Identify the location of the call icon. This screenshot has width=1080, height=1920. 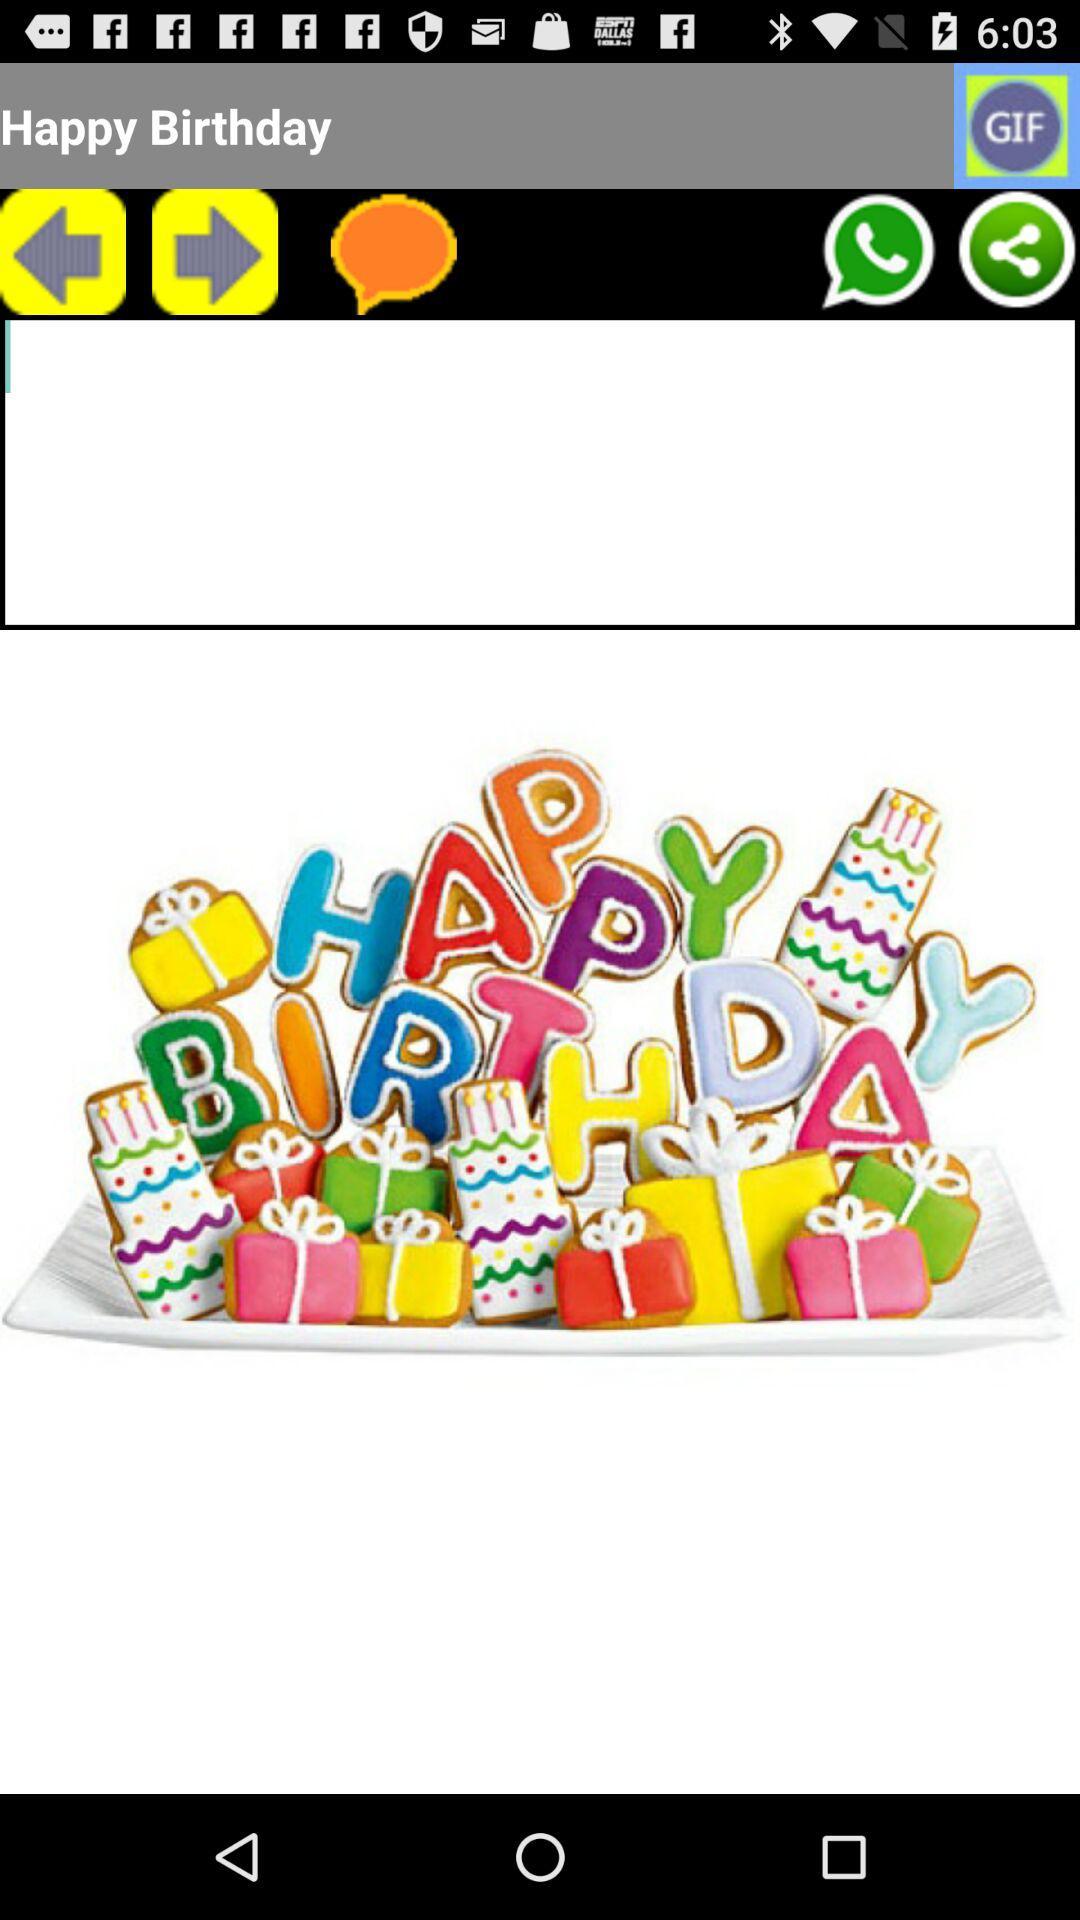
(876, 268).